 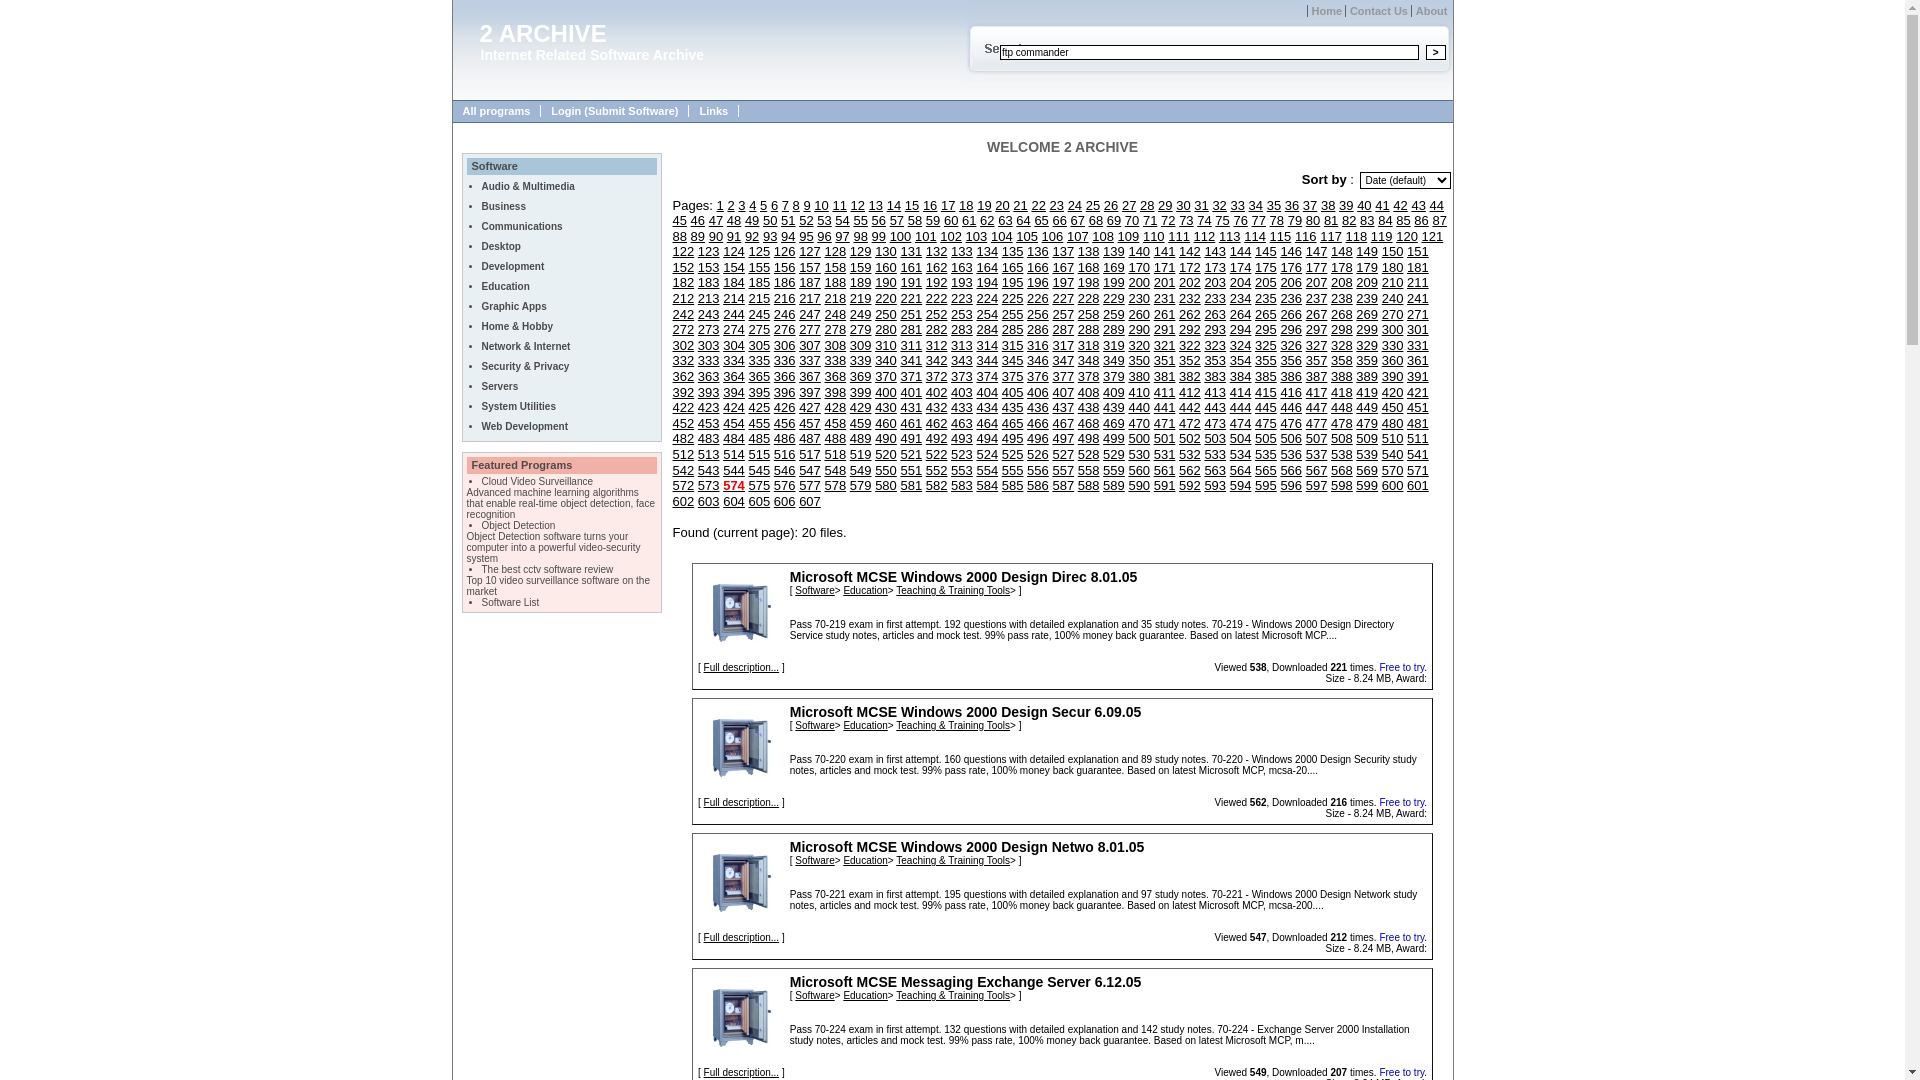 What do you see at coordinates (751, 205) in the screenshot?
I see `'4'` at bounding box center [751, 205].